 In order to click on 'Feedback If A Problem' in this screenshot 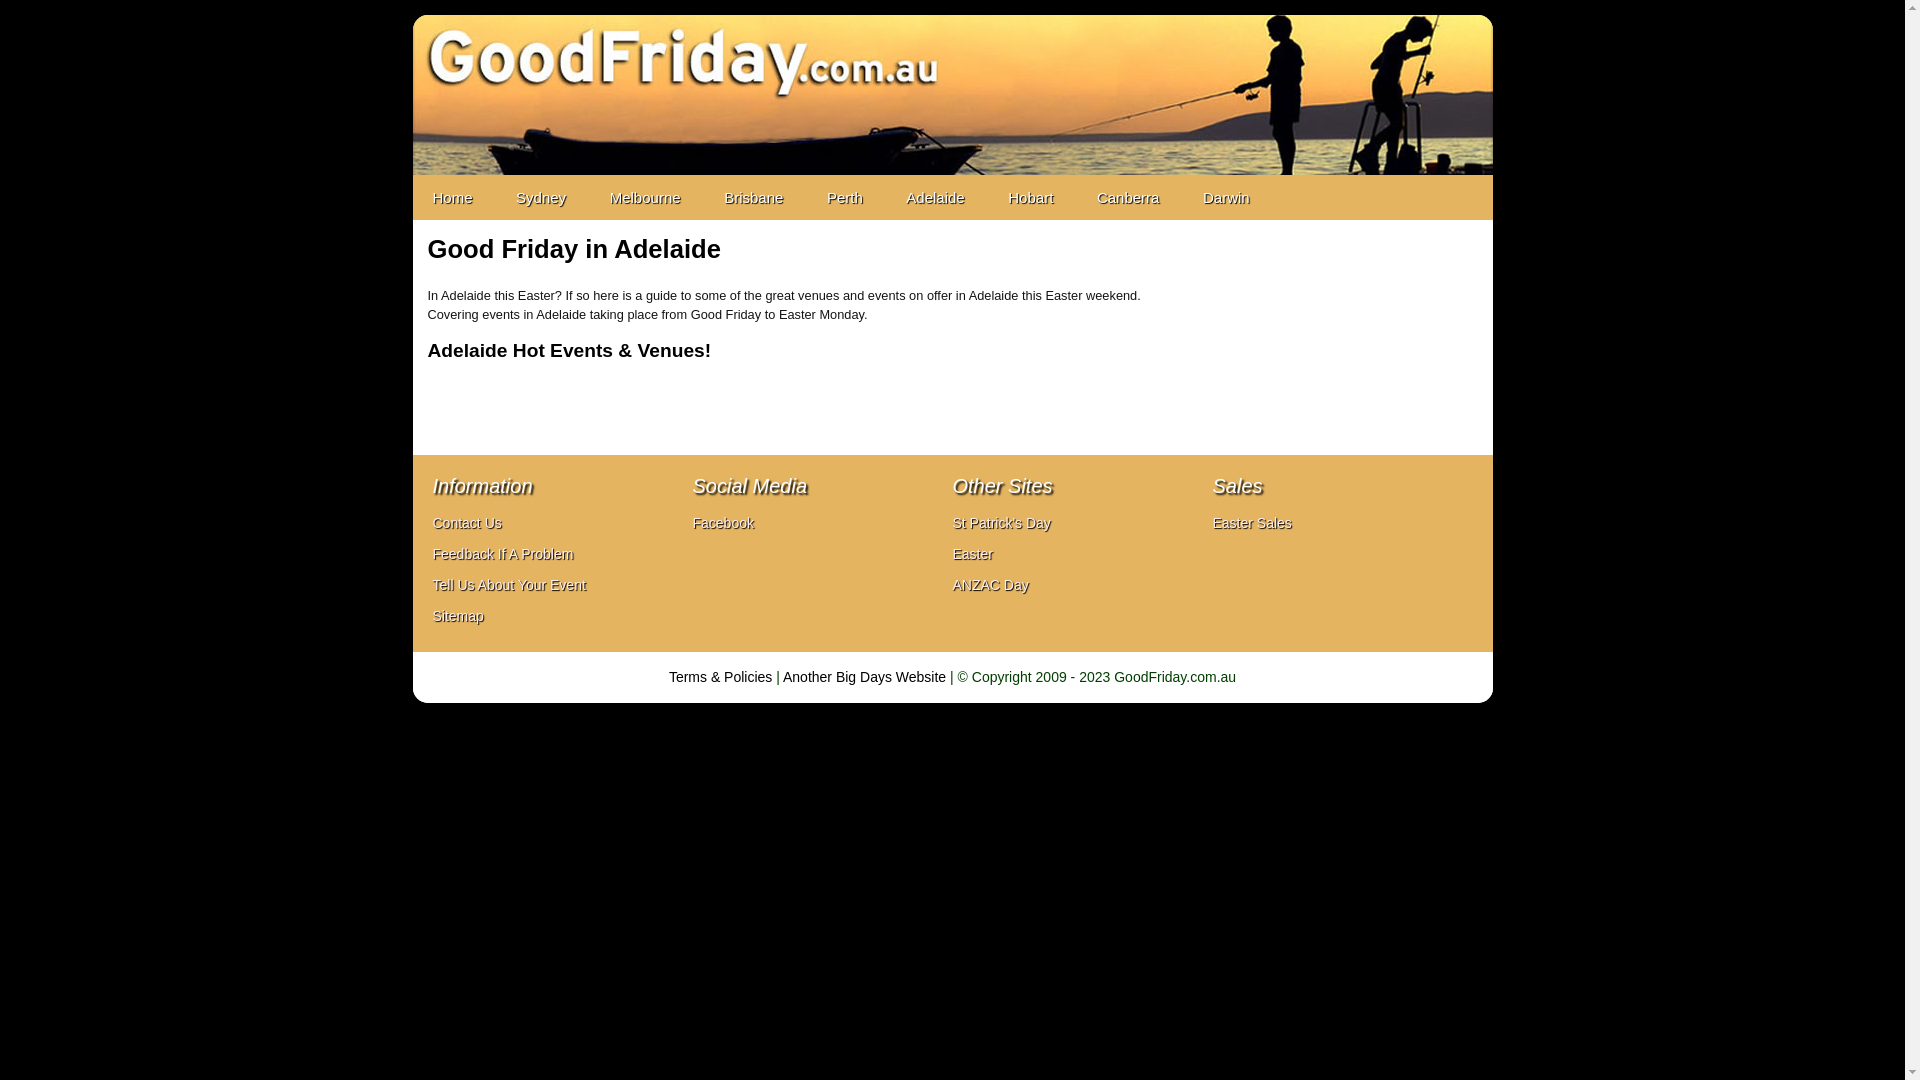, I will do `click(431, 554)`.